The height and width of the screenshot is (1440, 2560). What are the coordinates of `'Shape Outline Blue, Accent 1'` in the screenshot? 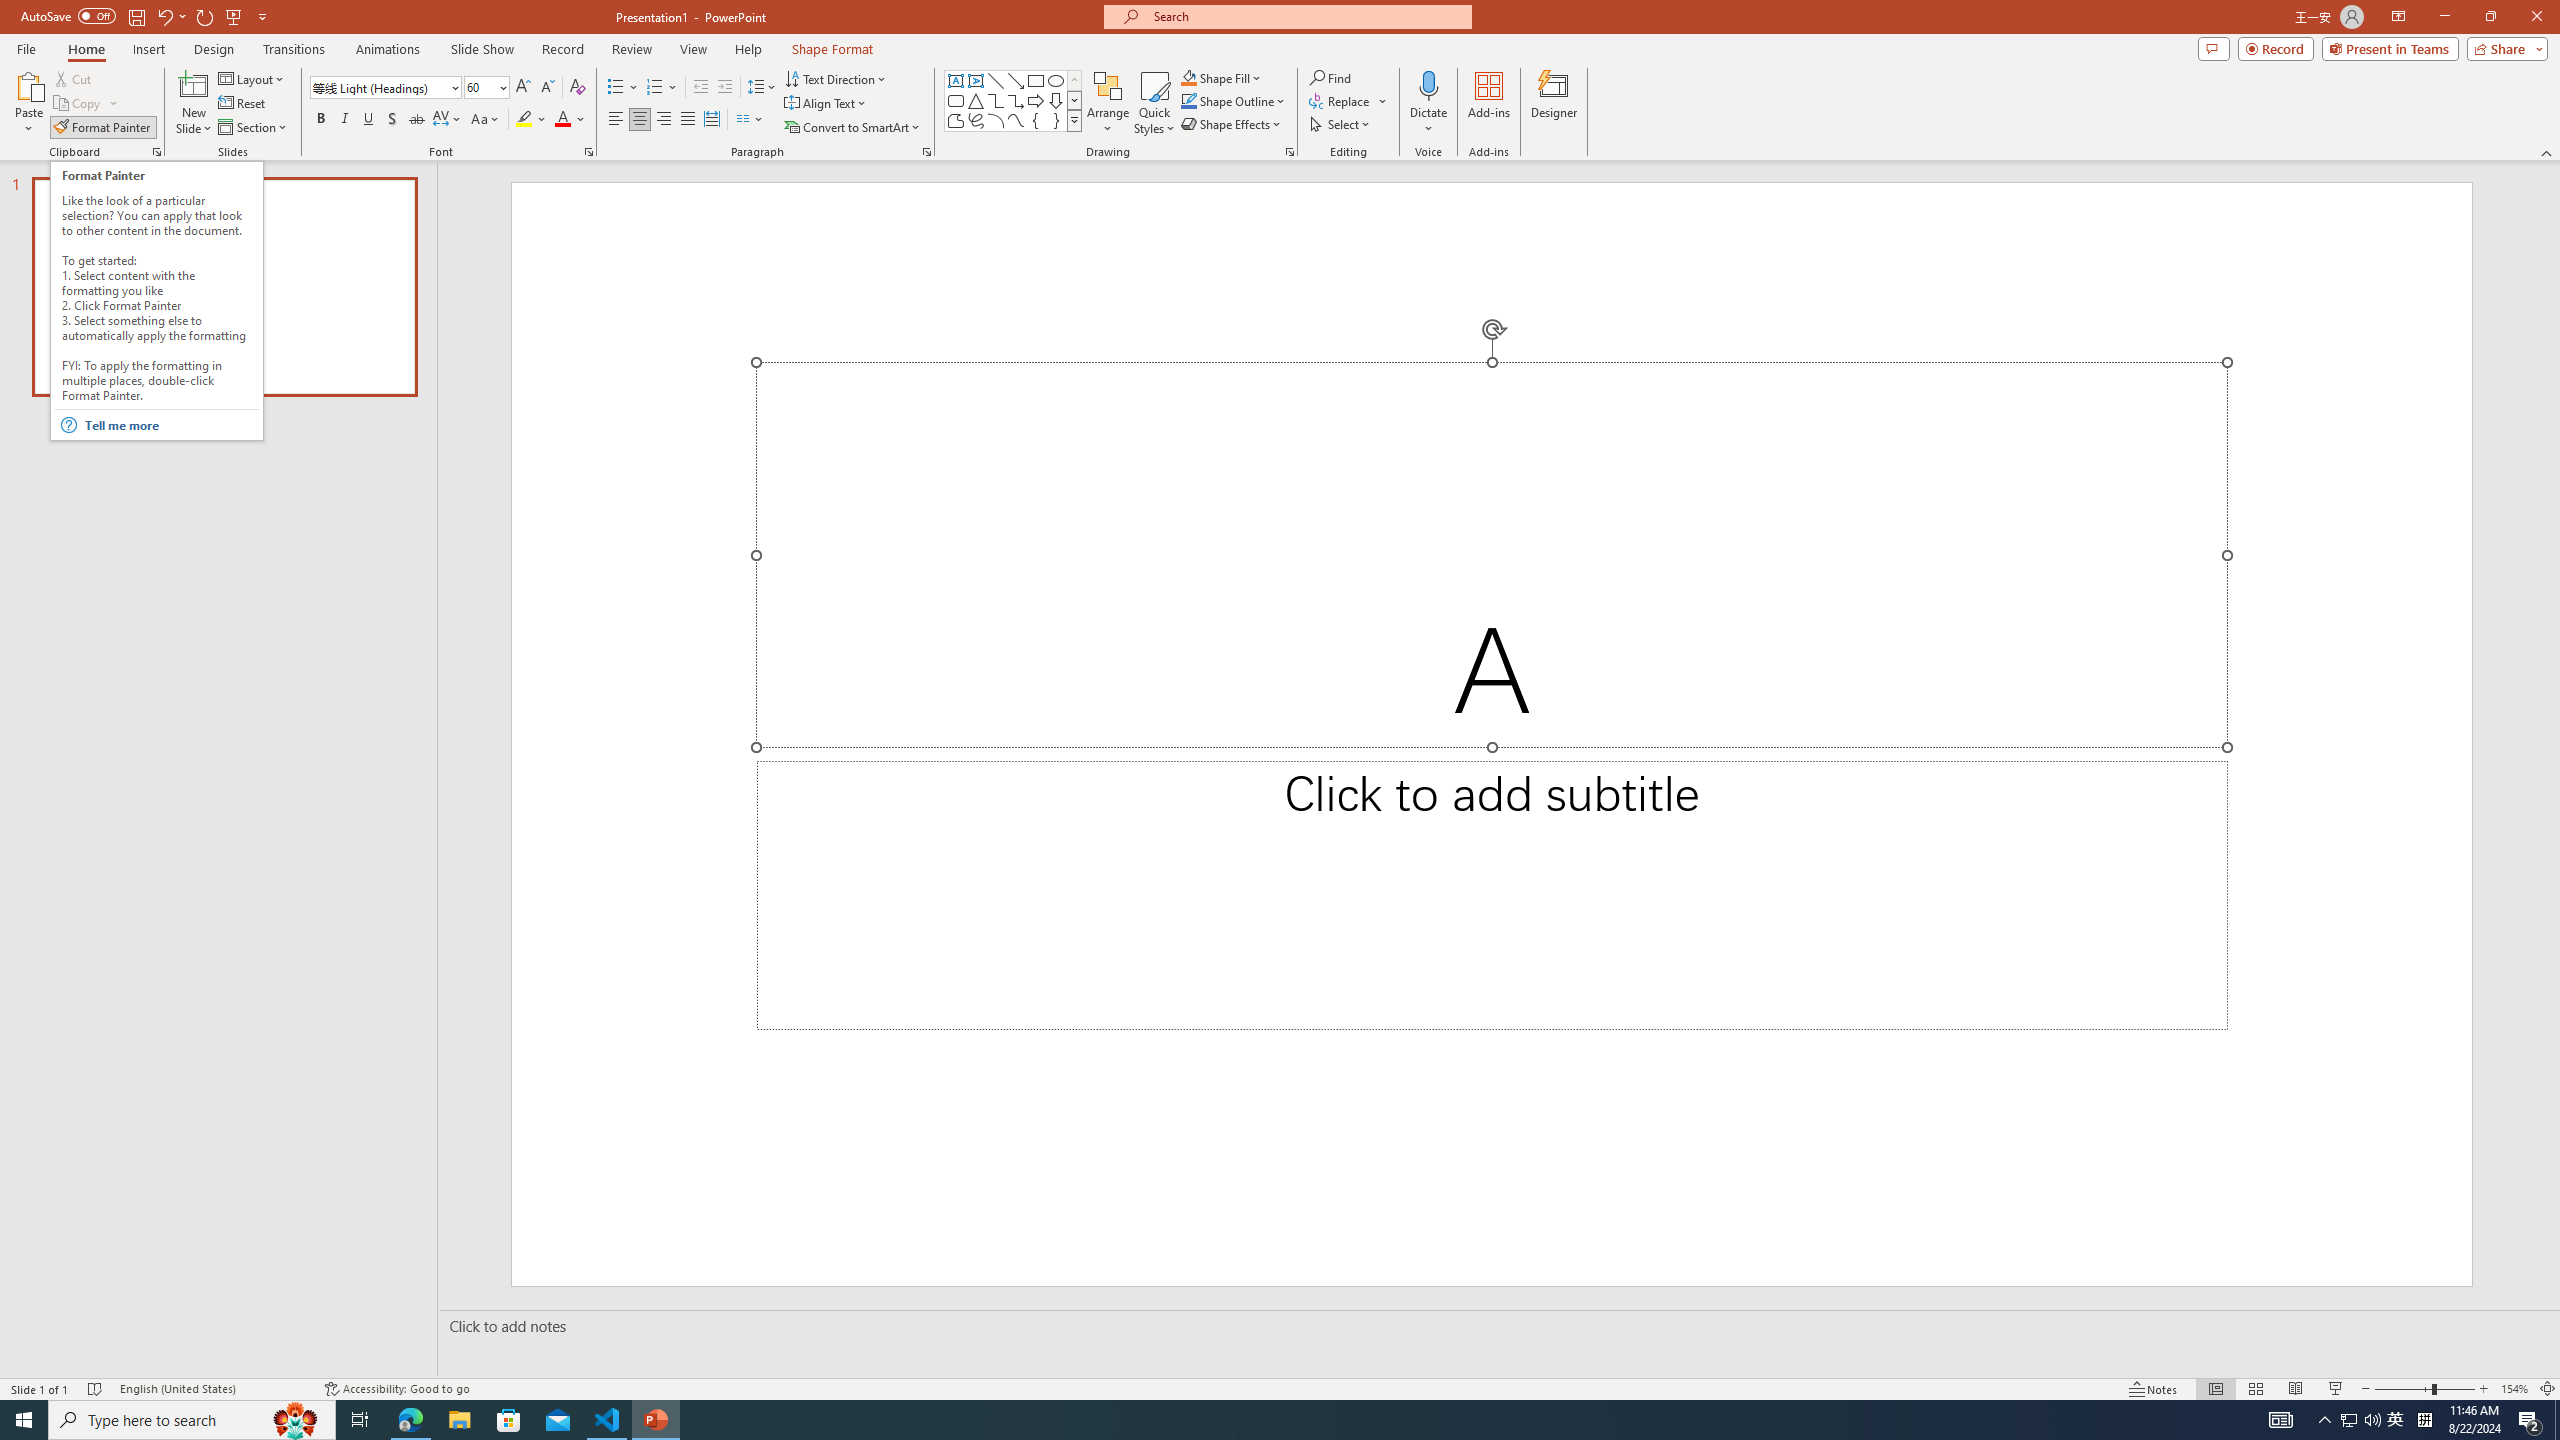 It's located at (1189, 99).